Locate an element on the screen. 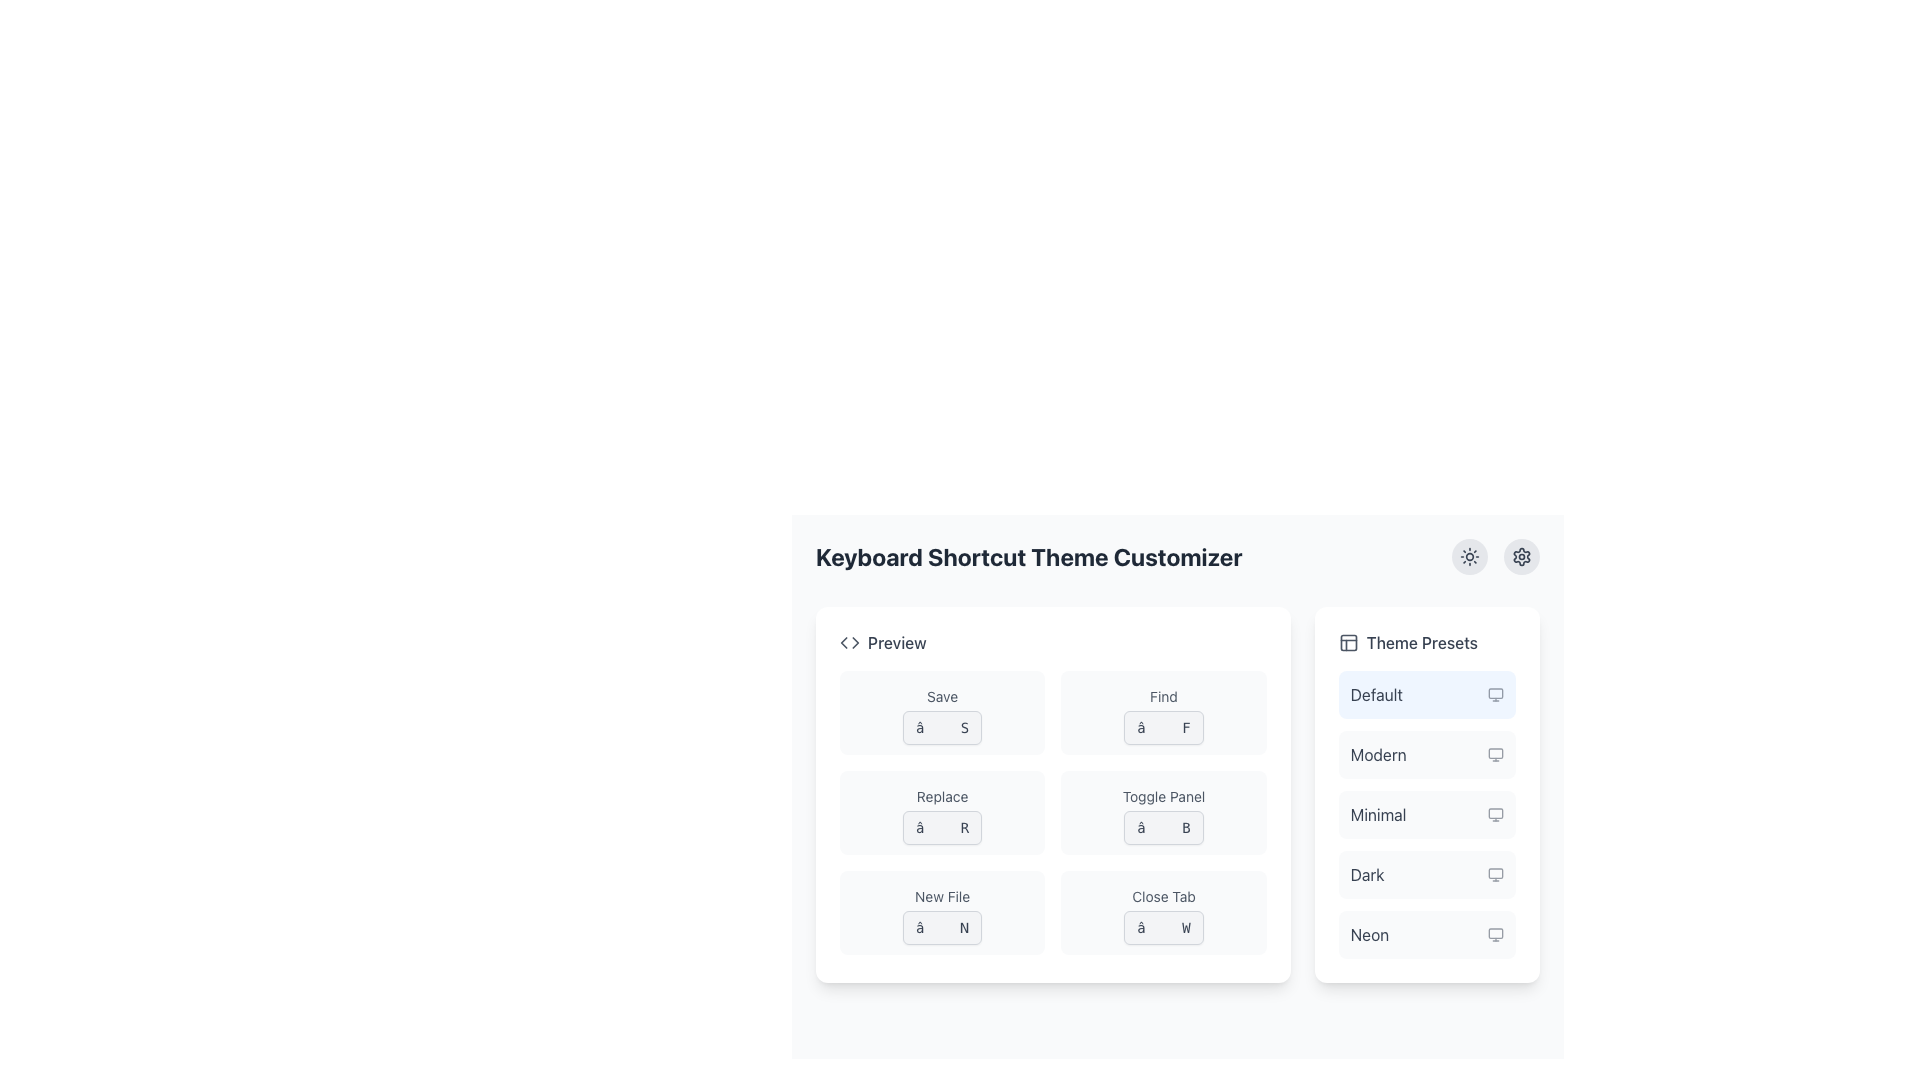 The width and height of the screenshot is (1920, 1080). the 'Save' label which describes the action associated with the button below it, located at the left-middle area of the application interface is located at coordinates (941, 696).